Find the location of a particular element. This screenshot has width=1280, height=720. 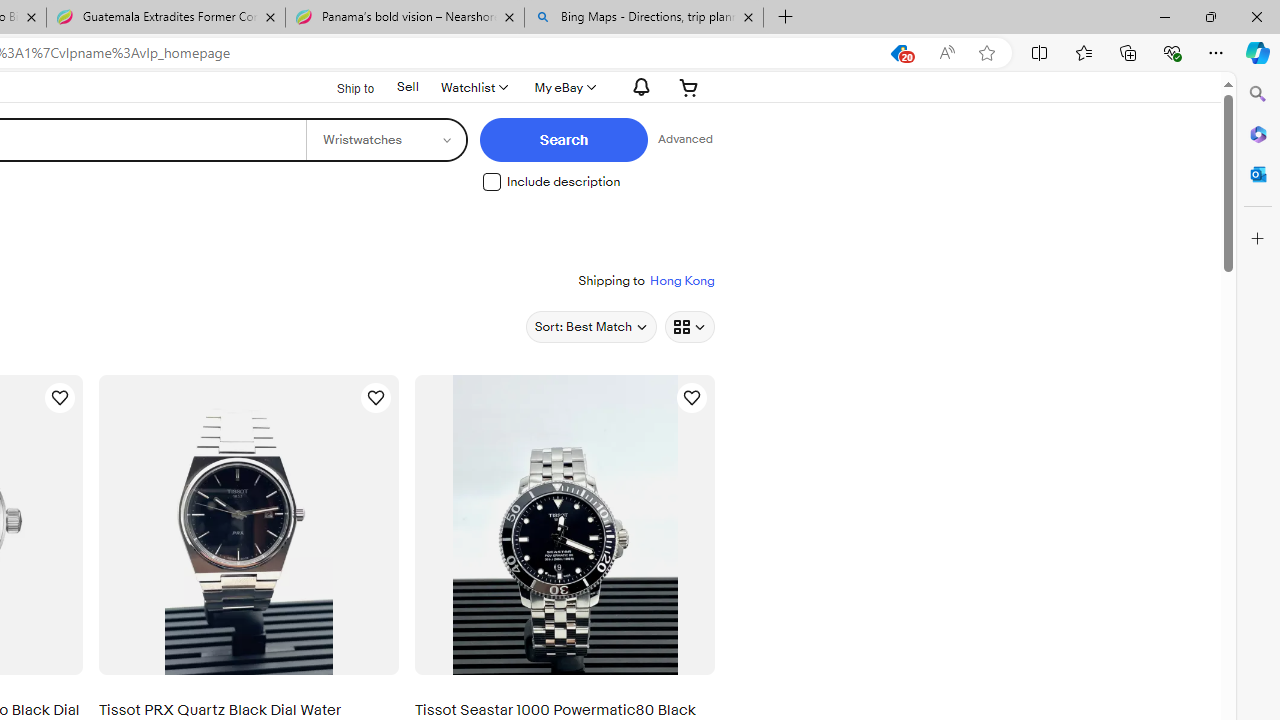

'AutomationID: gh-eb-Alerts' is located at coordinates (637, 86).